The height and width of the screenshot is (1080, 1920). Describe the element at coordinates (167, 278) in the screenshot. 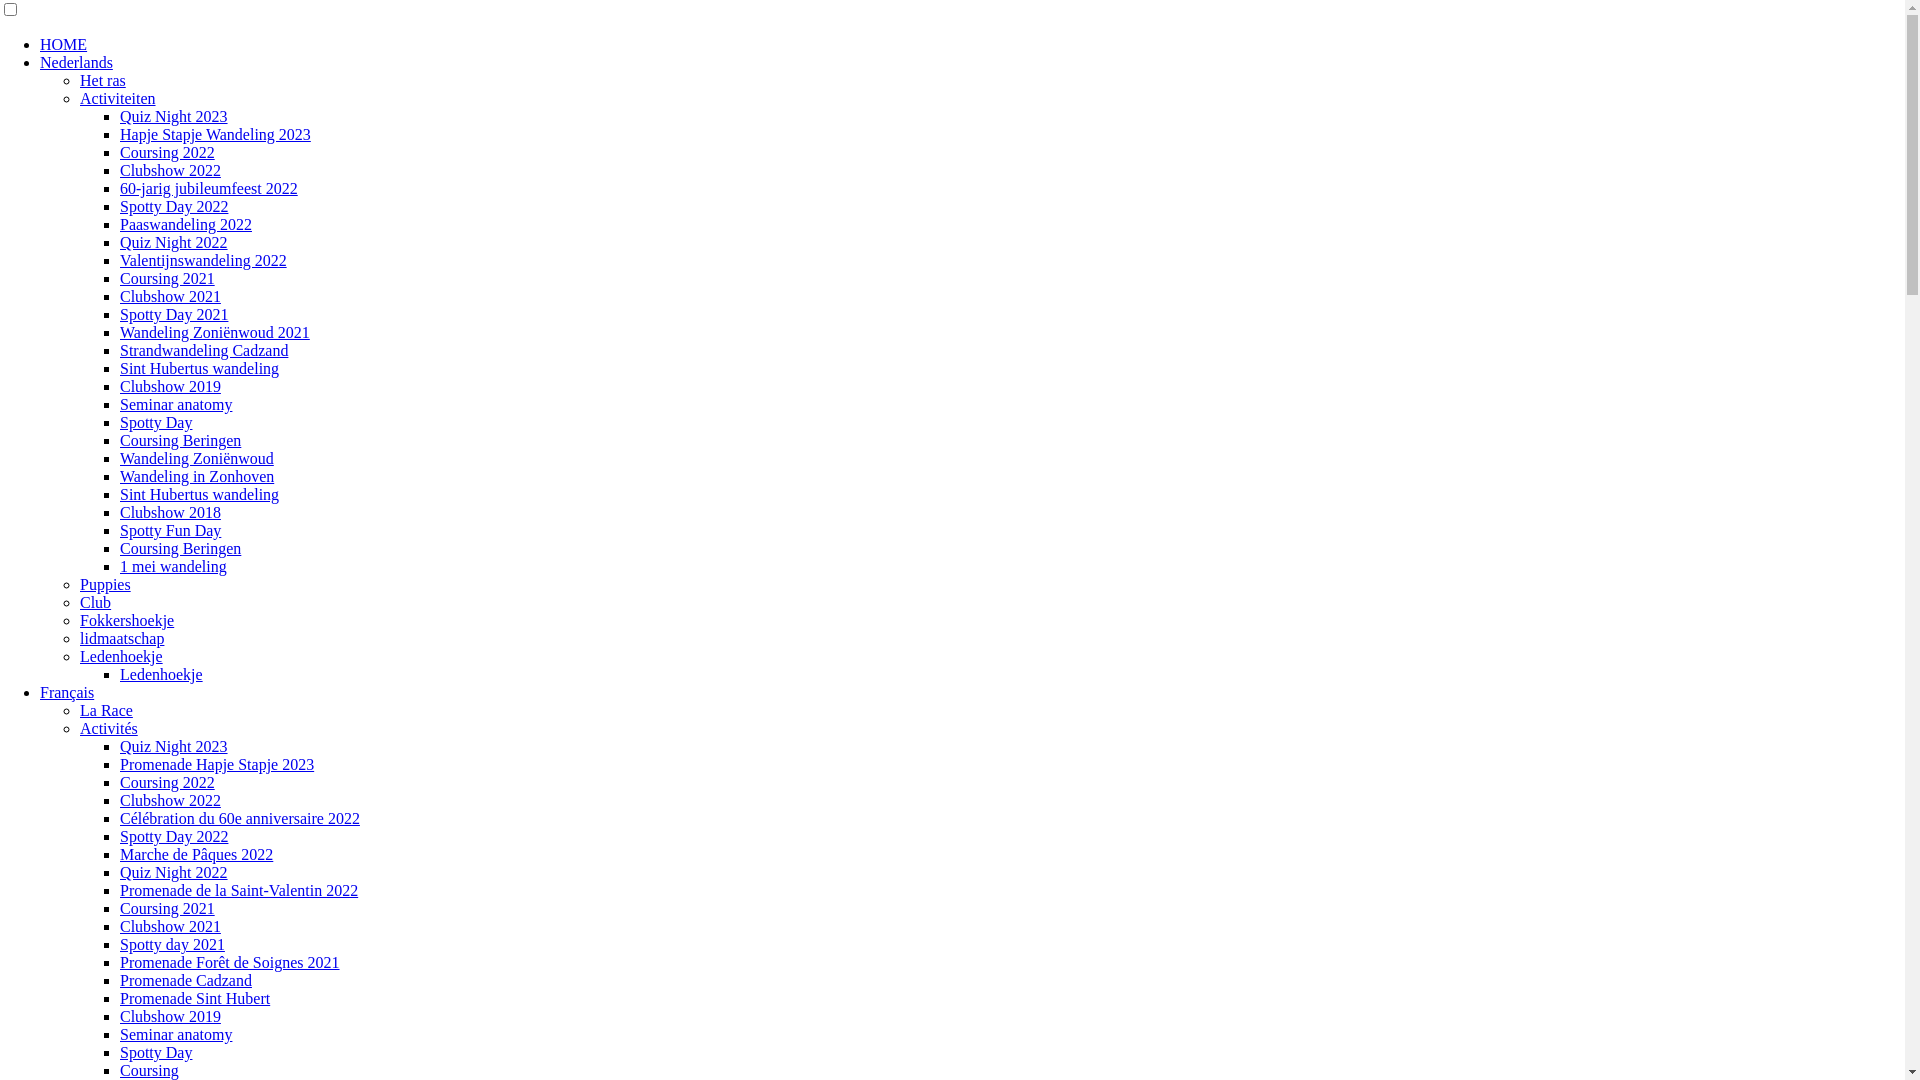

I see `'Coursing 2021'` at that location.